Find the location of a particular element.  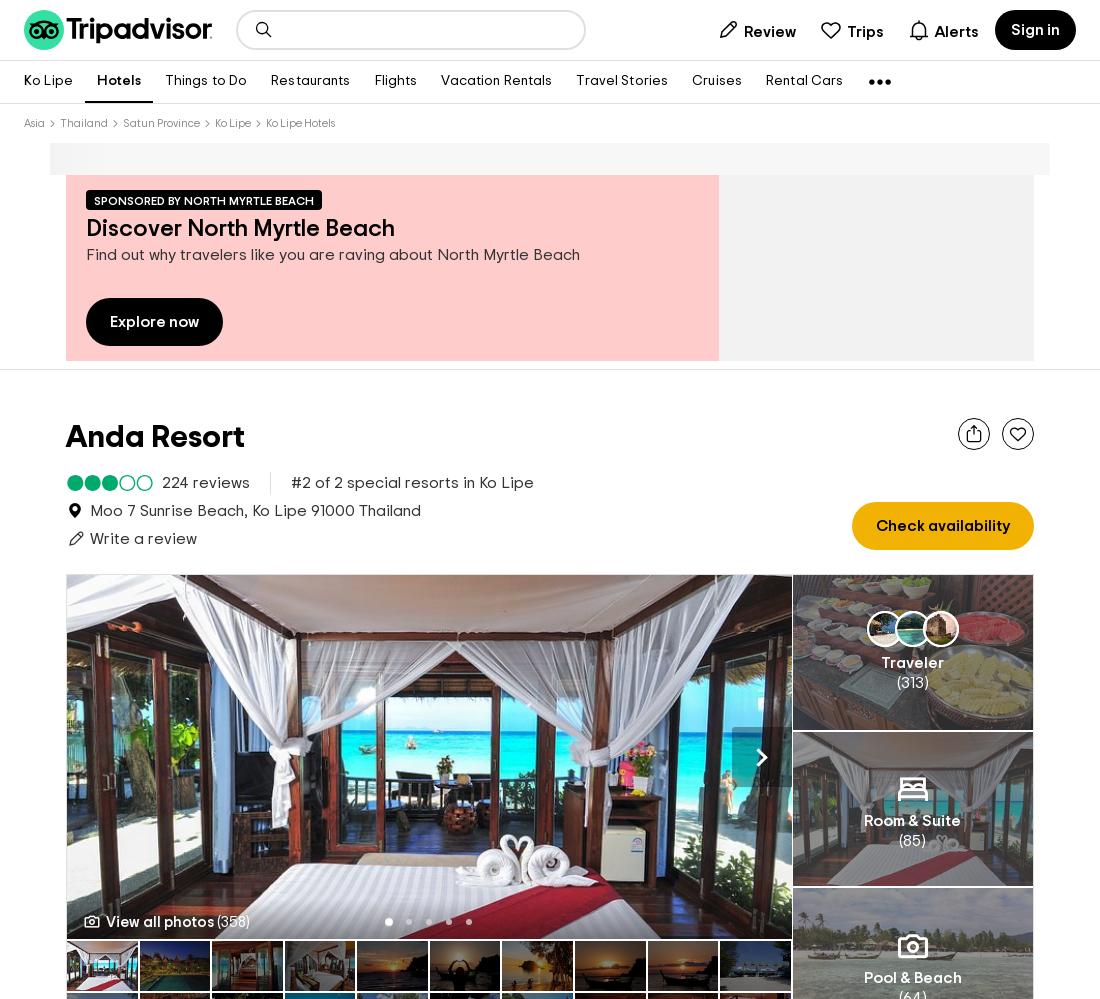

'Restaurants' is located at coordinates (309, 80).